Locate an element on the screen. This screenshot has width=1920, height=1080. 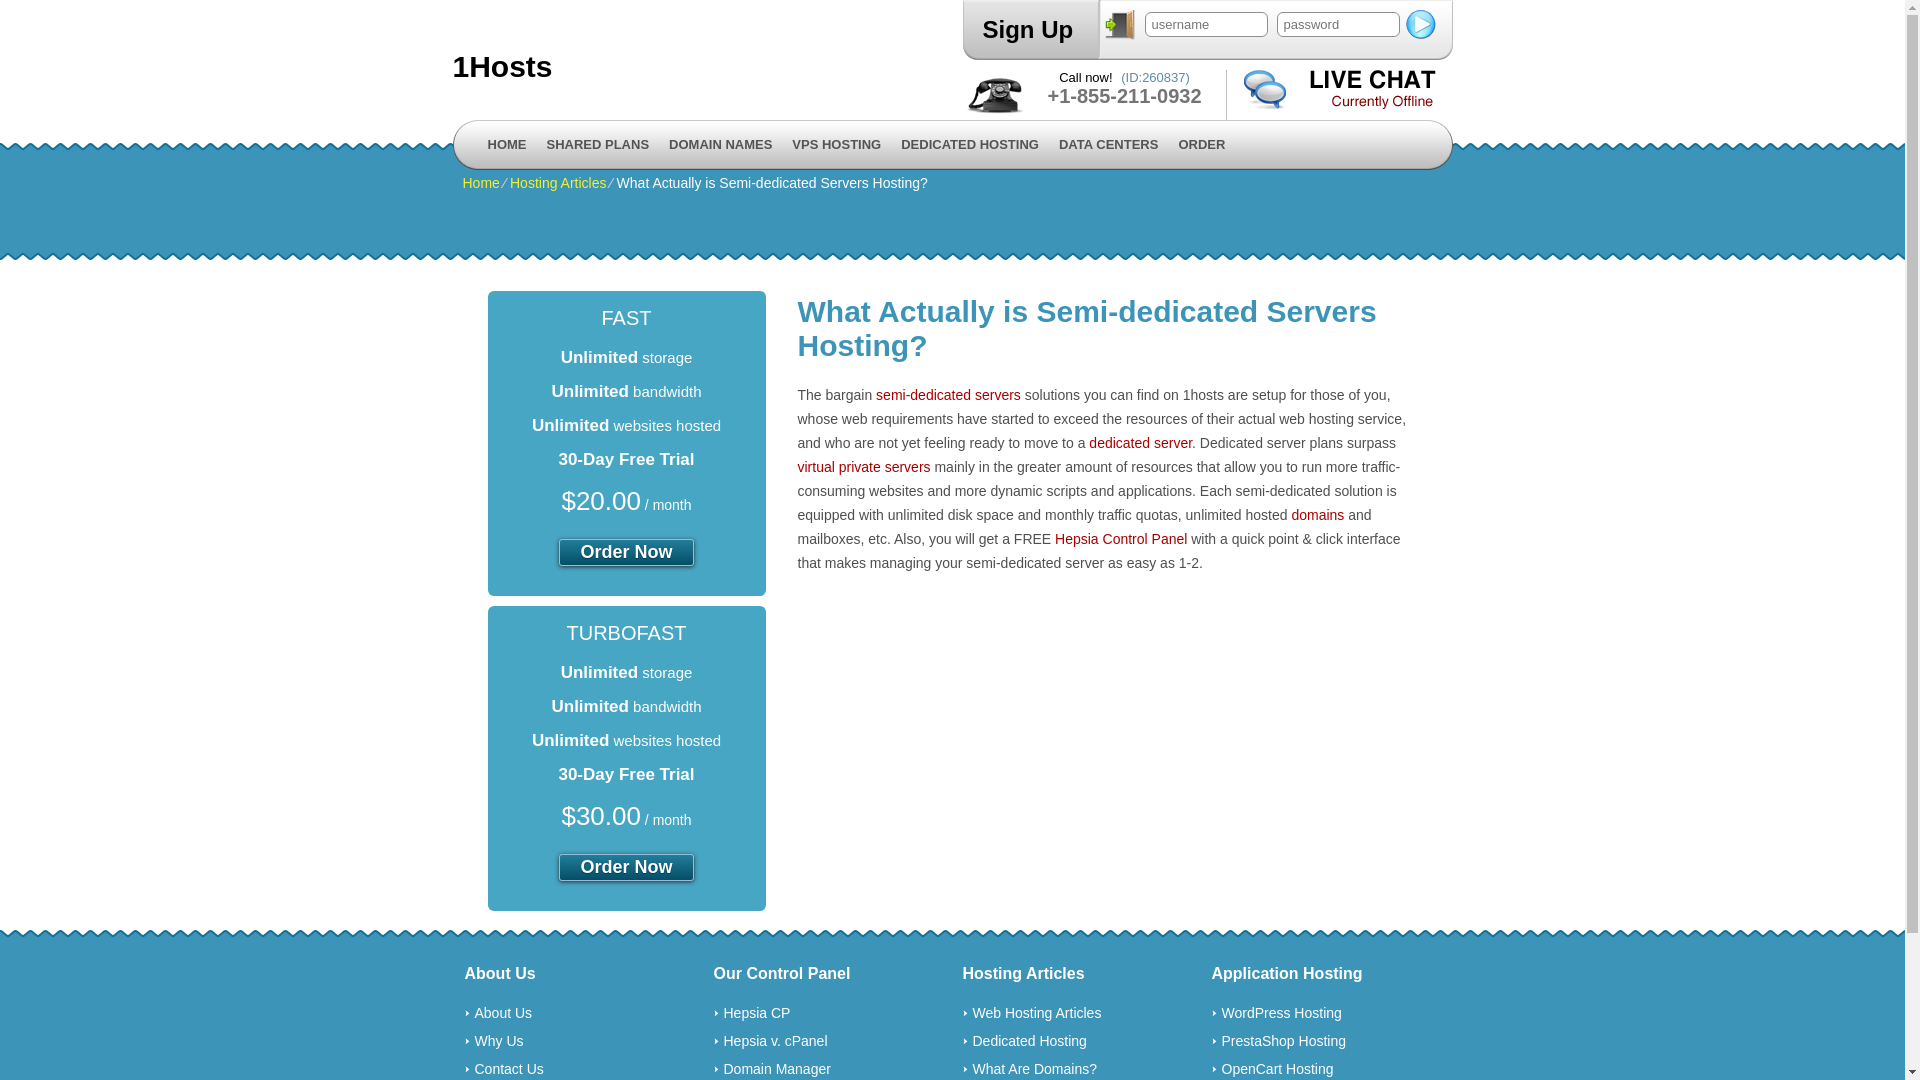
'VPS HOSTING' is located at coordinates (836, 144).